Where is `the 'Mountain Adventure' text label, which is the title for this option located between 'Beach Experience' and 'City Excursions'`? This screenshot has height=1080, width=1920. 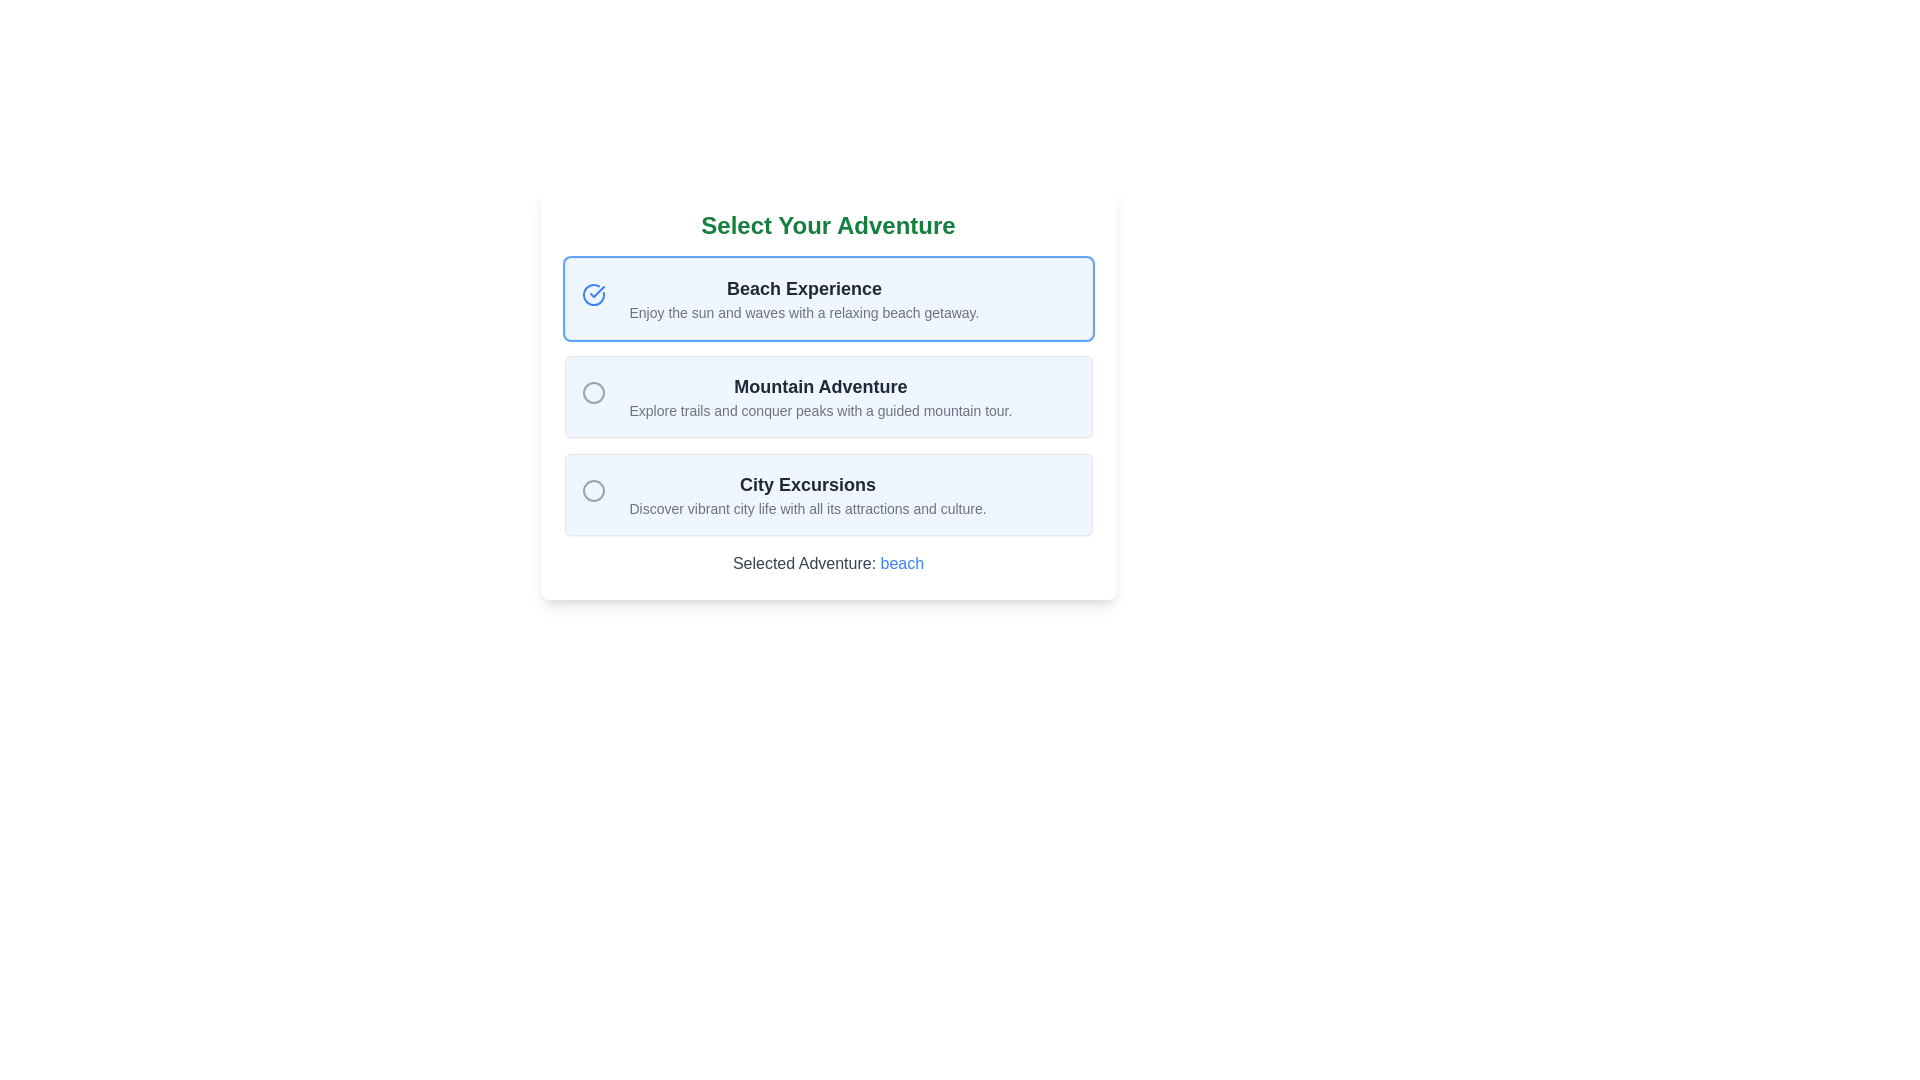
the 'Mountain Adventure' text label, which is the title for this option located between 'Beach Experience' and 'City Excursions' is located at coordinates (820, 386).